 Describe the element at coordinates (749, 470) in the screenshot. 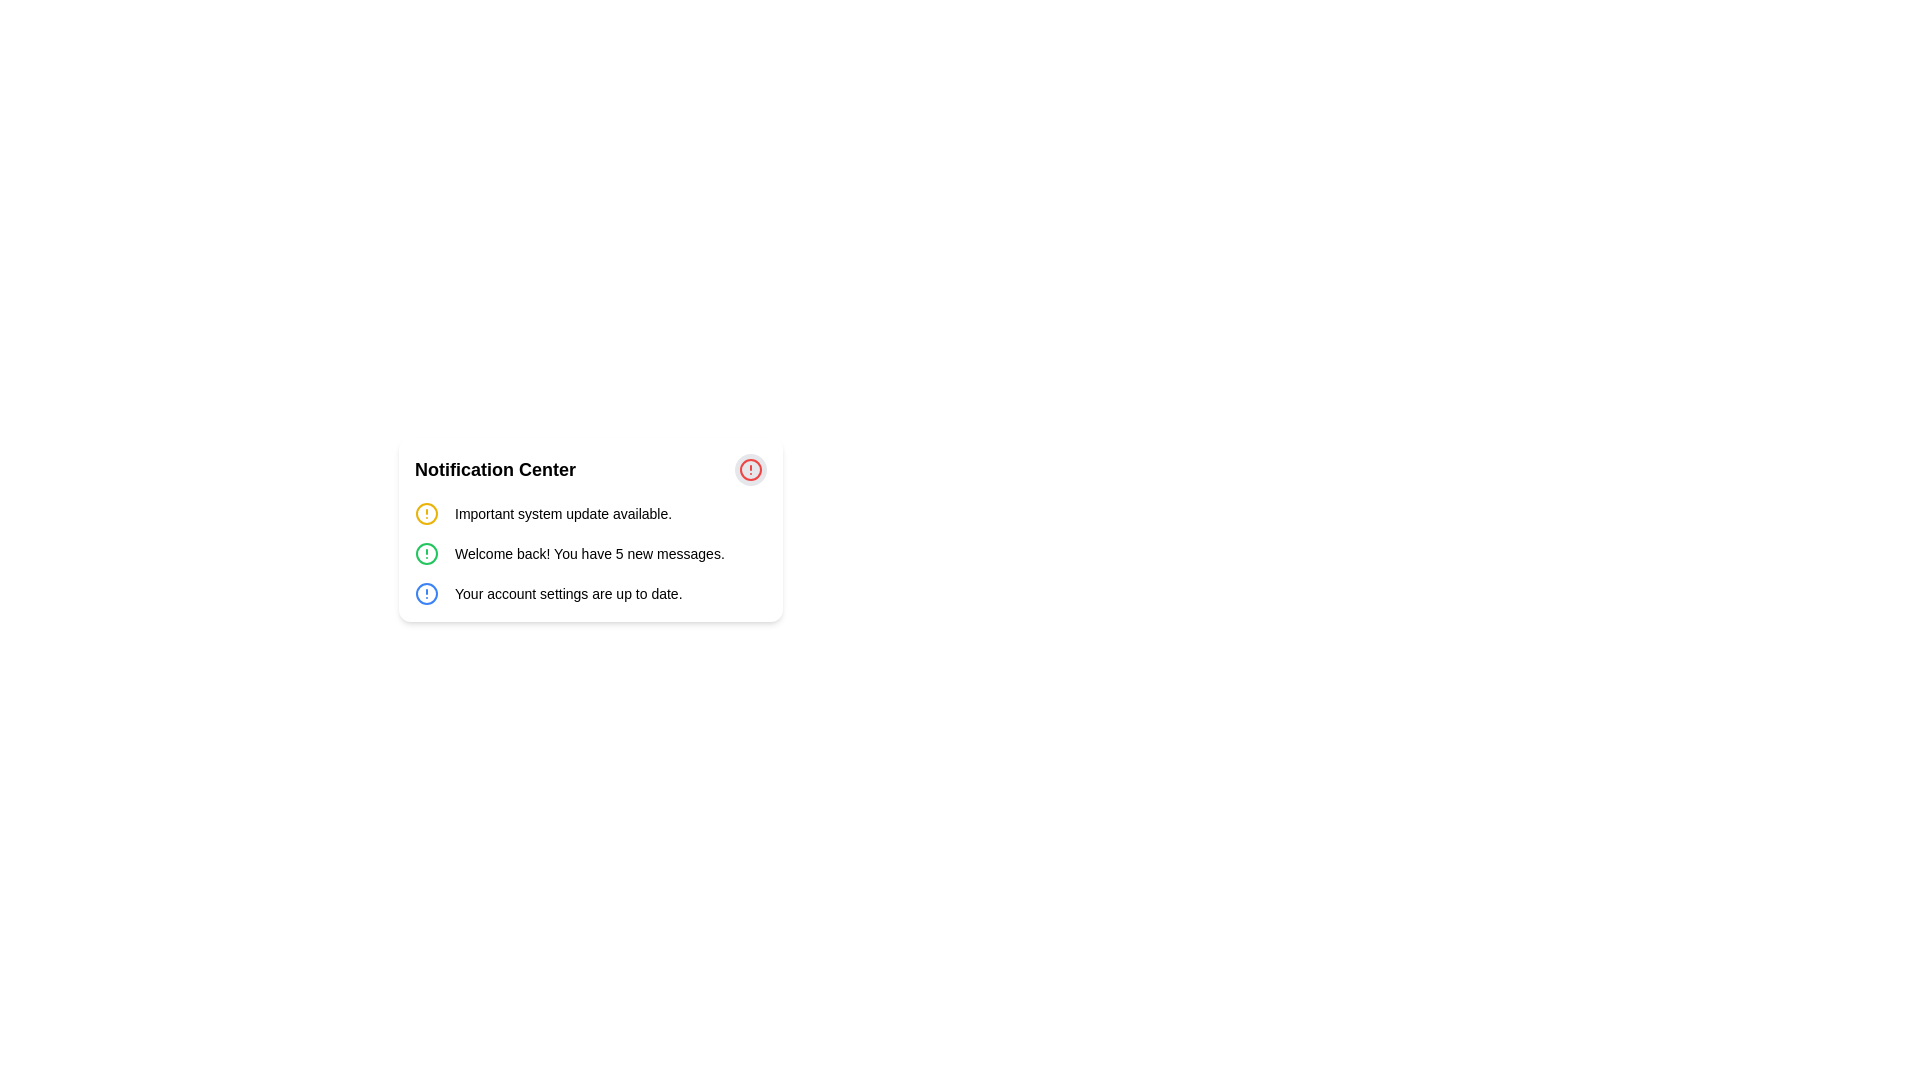

I see `the central circle of the alert icon located at the top-right corner of the Notification Center card, which is part of the 'Important system update available' notification` at that location.